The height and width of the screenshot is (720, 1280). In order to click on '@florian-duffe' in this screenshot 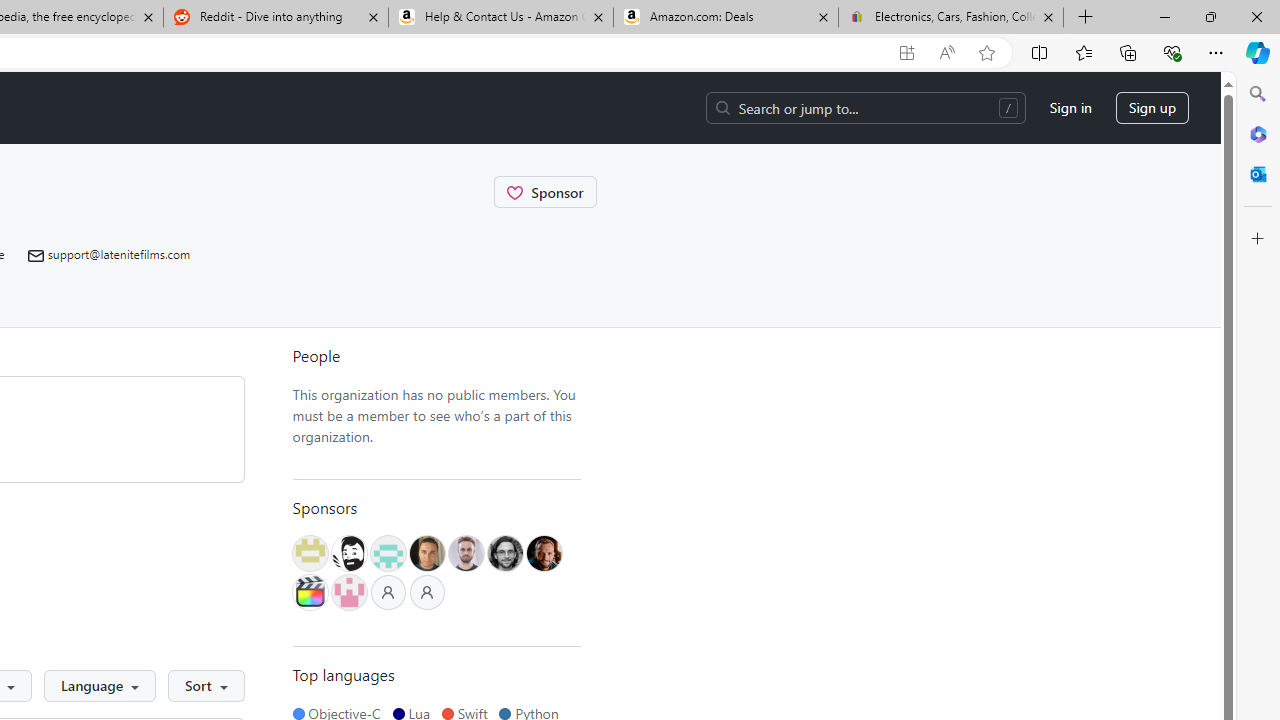, I will do `click(504, 553)`.